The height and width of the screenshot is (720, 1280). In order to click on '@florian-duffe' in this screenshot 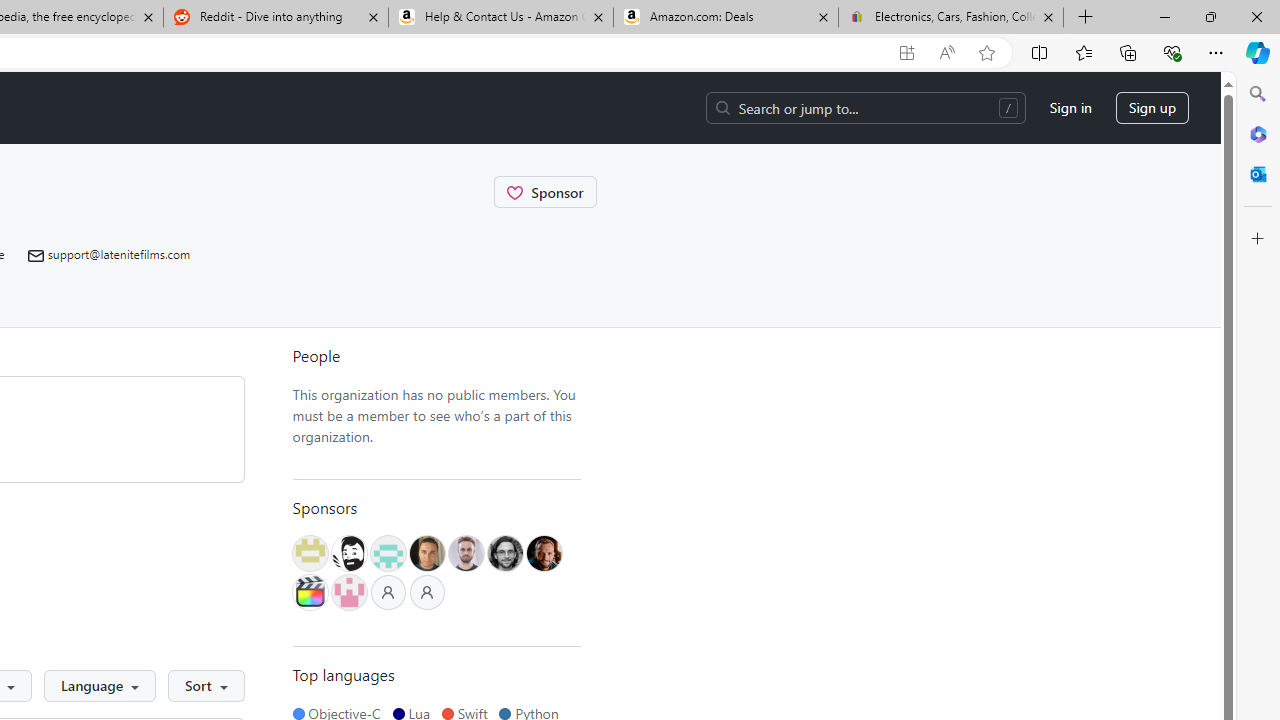, I will do `click(504, 553)`.